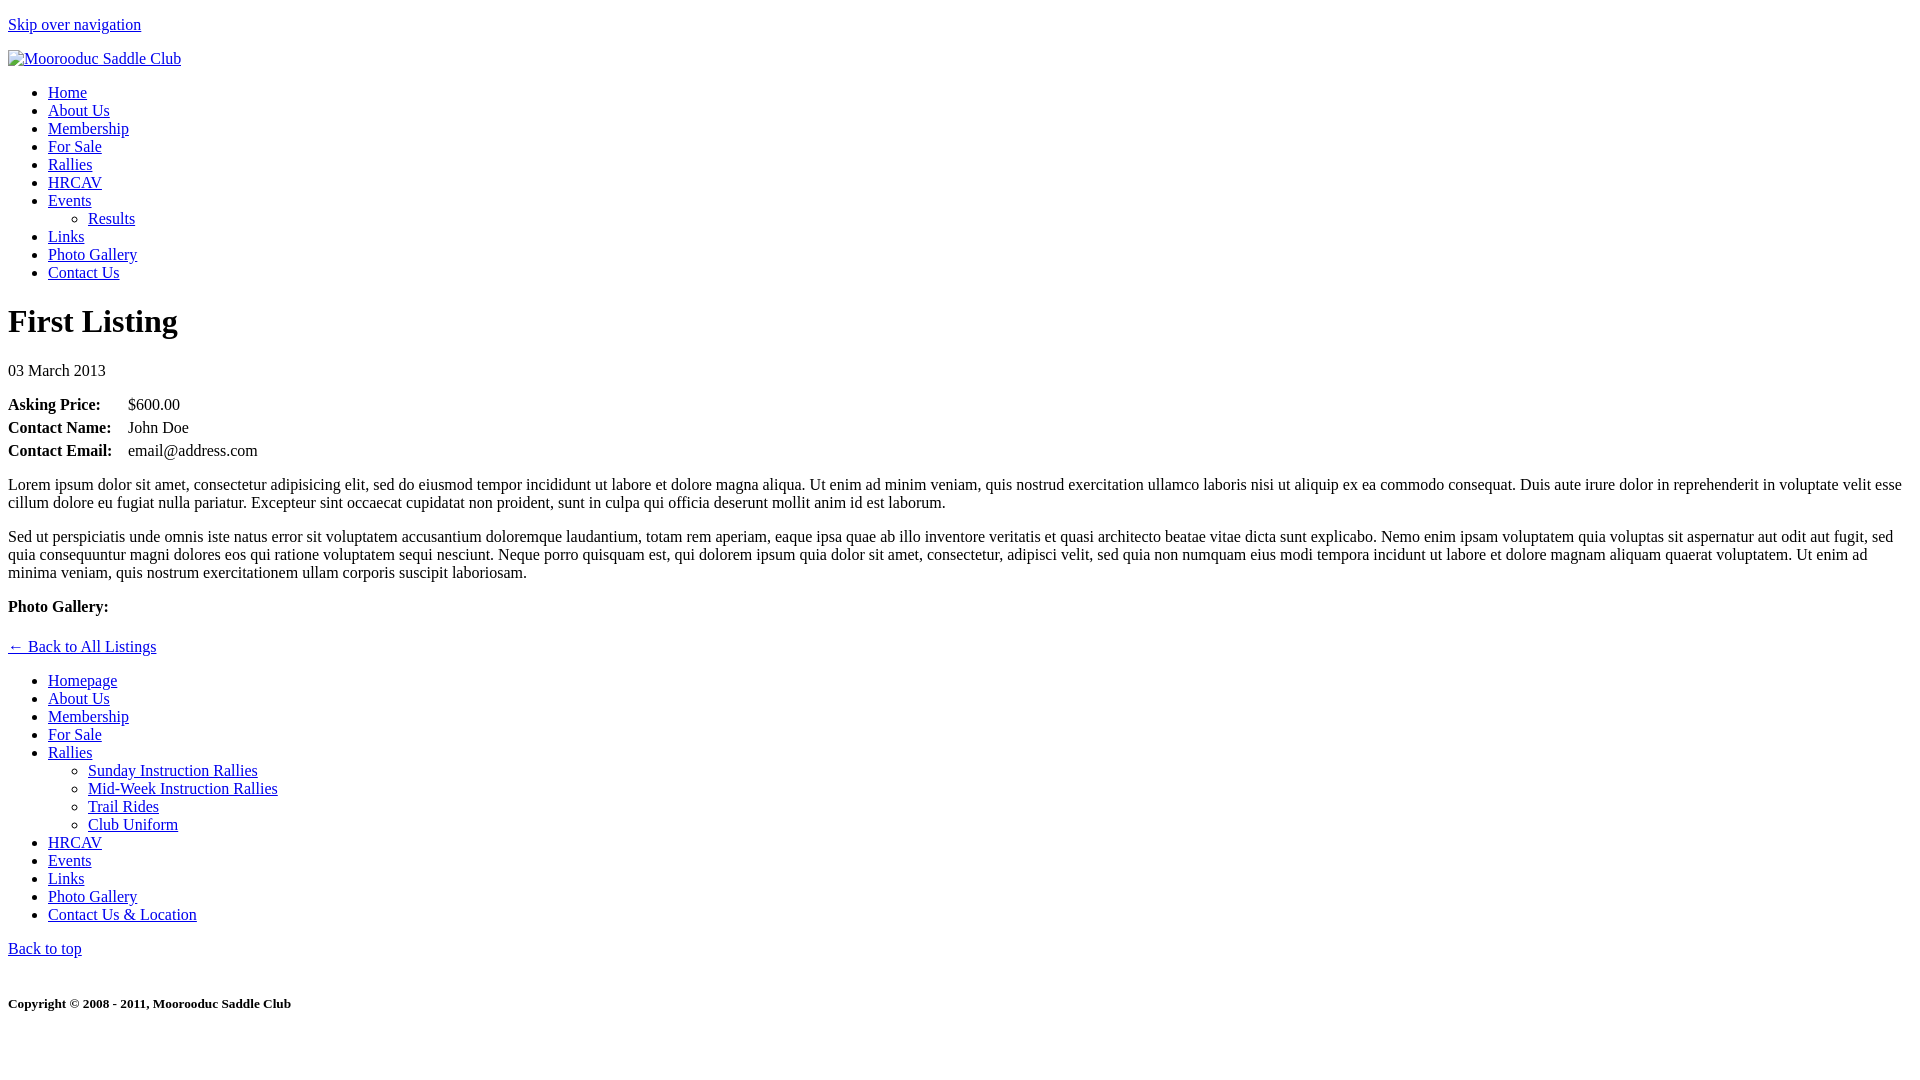 The image size is (1920, 1080). Describe the element at coordinates (81, 679) in the screenshot. I see `'Homepage'` at that location.